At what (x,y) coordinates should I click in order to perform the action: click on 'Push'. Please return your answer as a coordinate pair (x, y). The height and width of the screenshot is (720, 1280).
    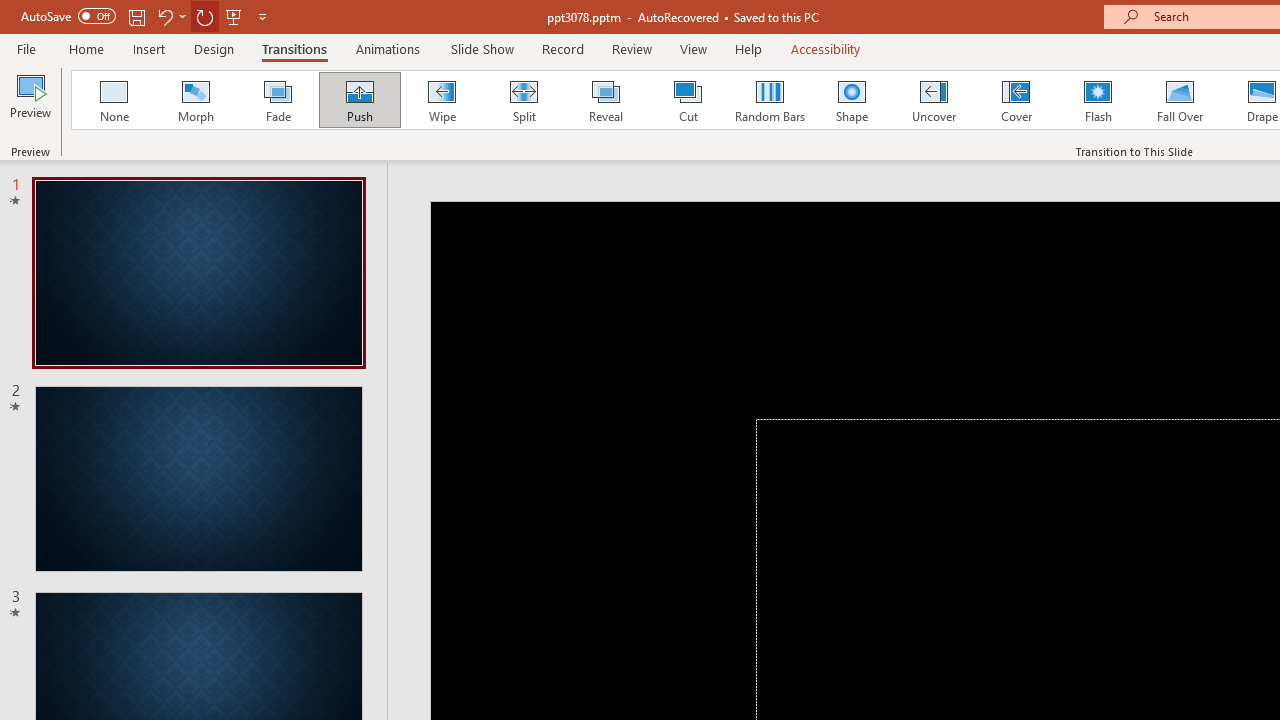
    Looking at the image, I should click on (359, 100).